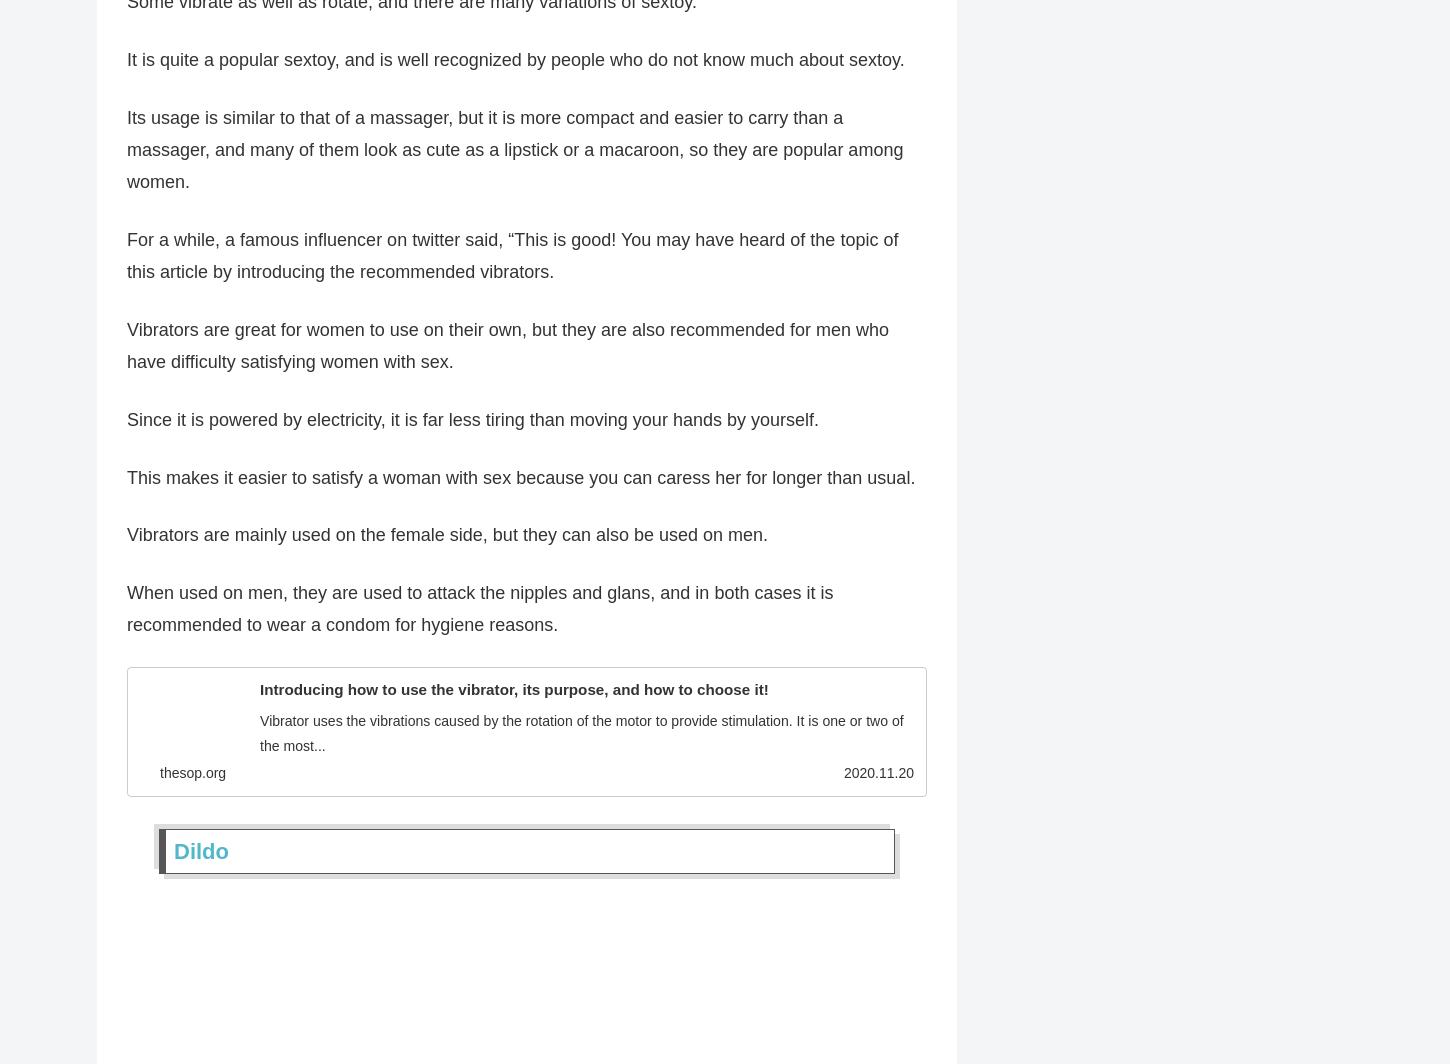 The height and width of the screenshot is (1064, 1450). I want to click on 'It is quite a popular sextoy, and is well recognized by people who do not know much about sextoy.', so click(515, 67).